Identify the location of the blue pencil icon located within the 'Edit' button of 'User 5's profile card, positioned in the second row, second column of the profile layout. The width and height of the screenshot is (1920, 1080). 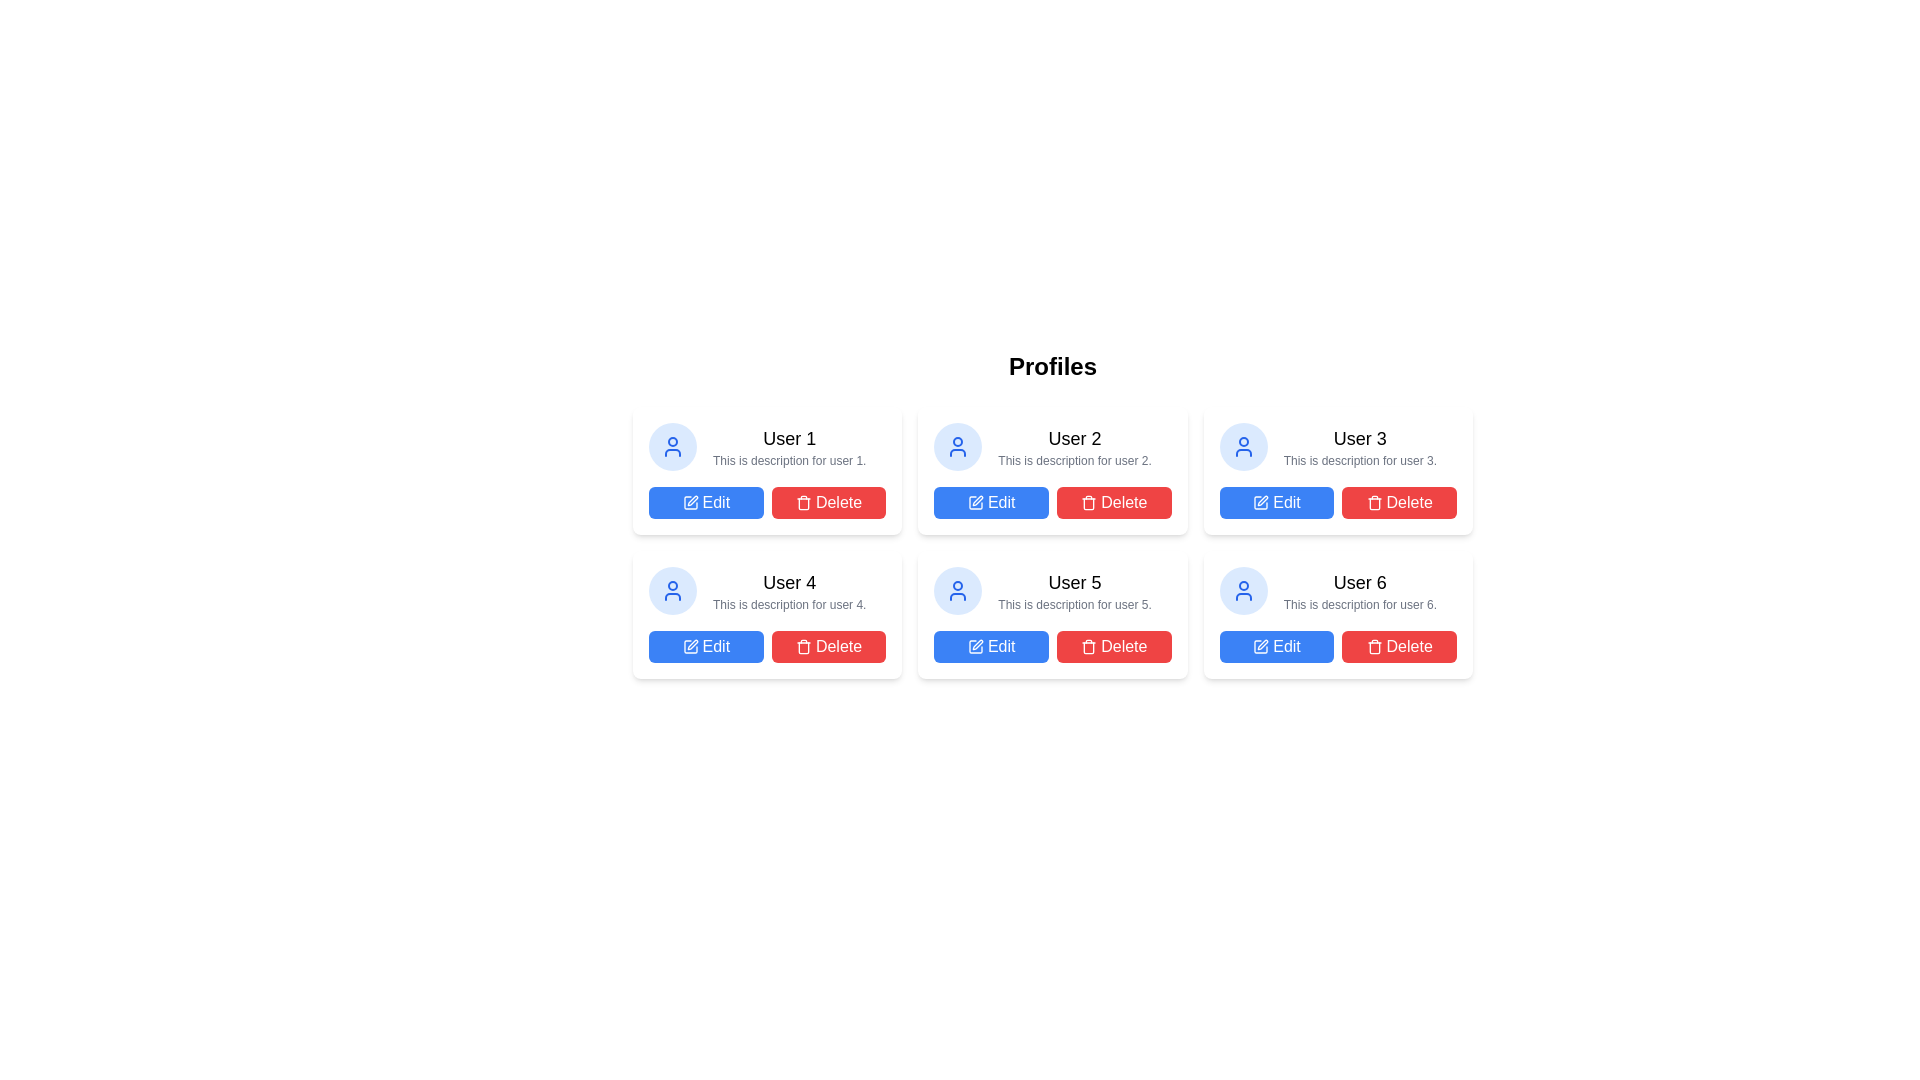
(975, 647).